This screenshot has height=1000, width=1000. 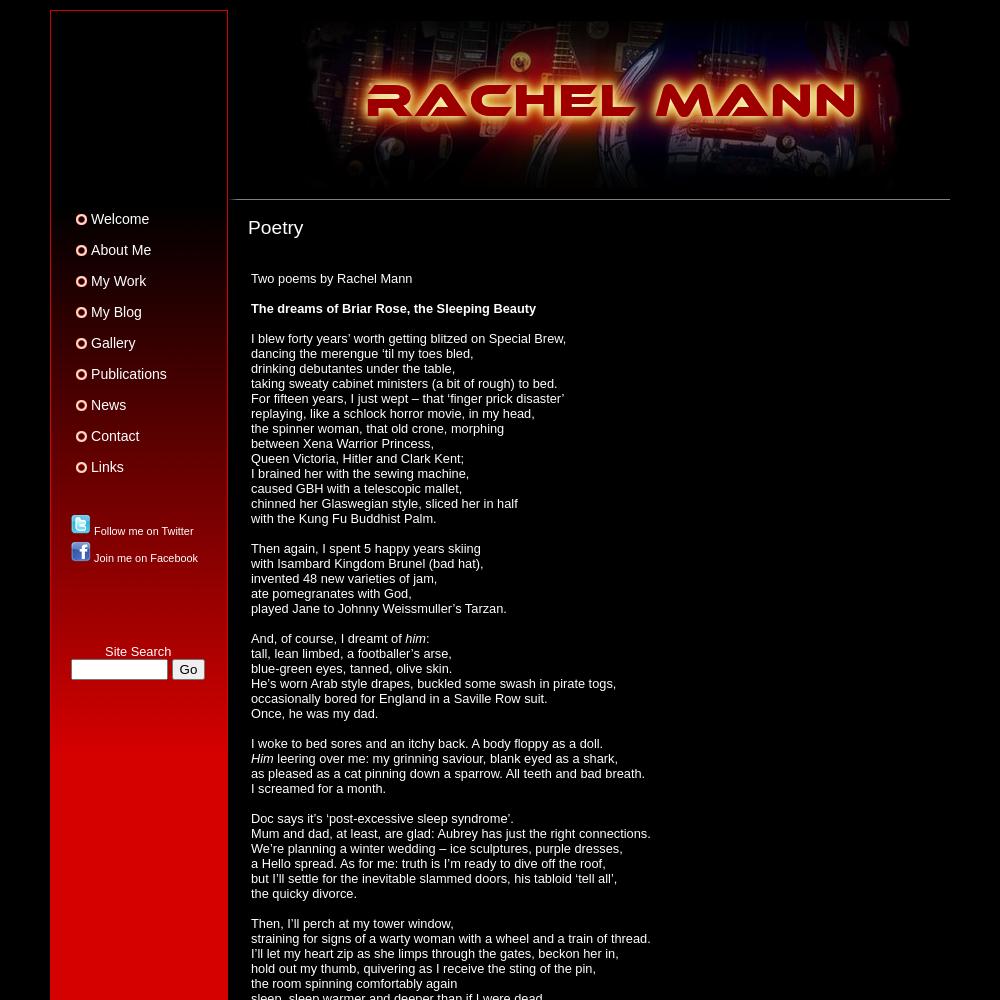 What do you see at coordinates (350, 652) in the screenshot?
I see `'tall, lean limbed, a footballer’s arse,'` at bounding box center [350, 652].